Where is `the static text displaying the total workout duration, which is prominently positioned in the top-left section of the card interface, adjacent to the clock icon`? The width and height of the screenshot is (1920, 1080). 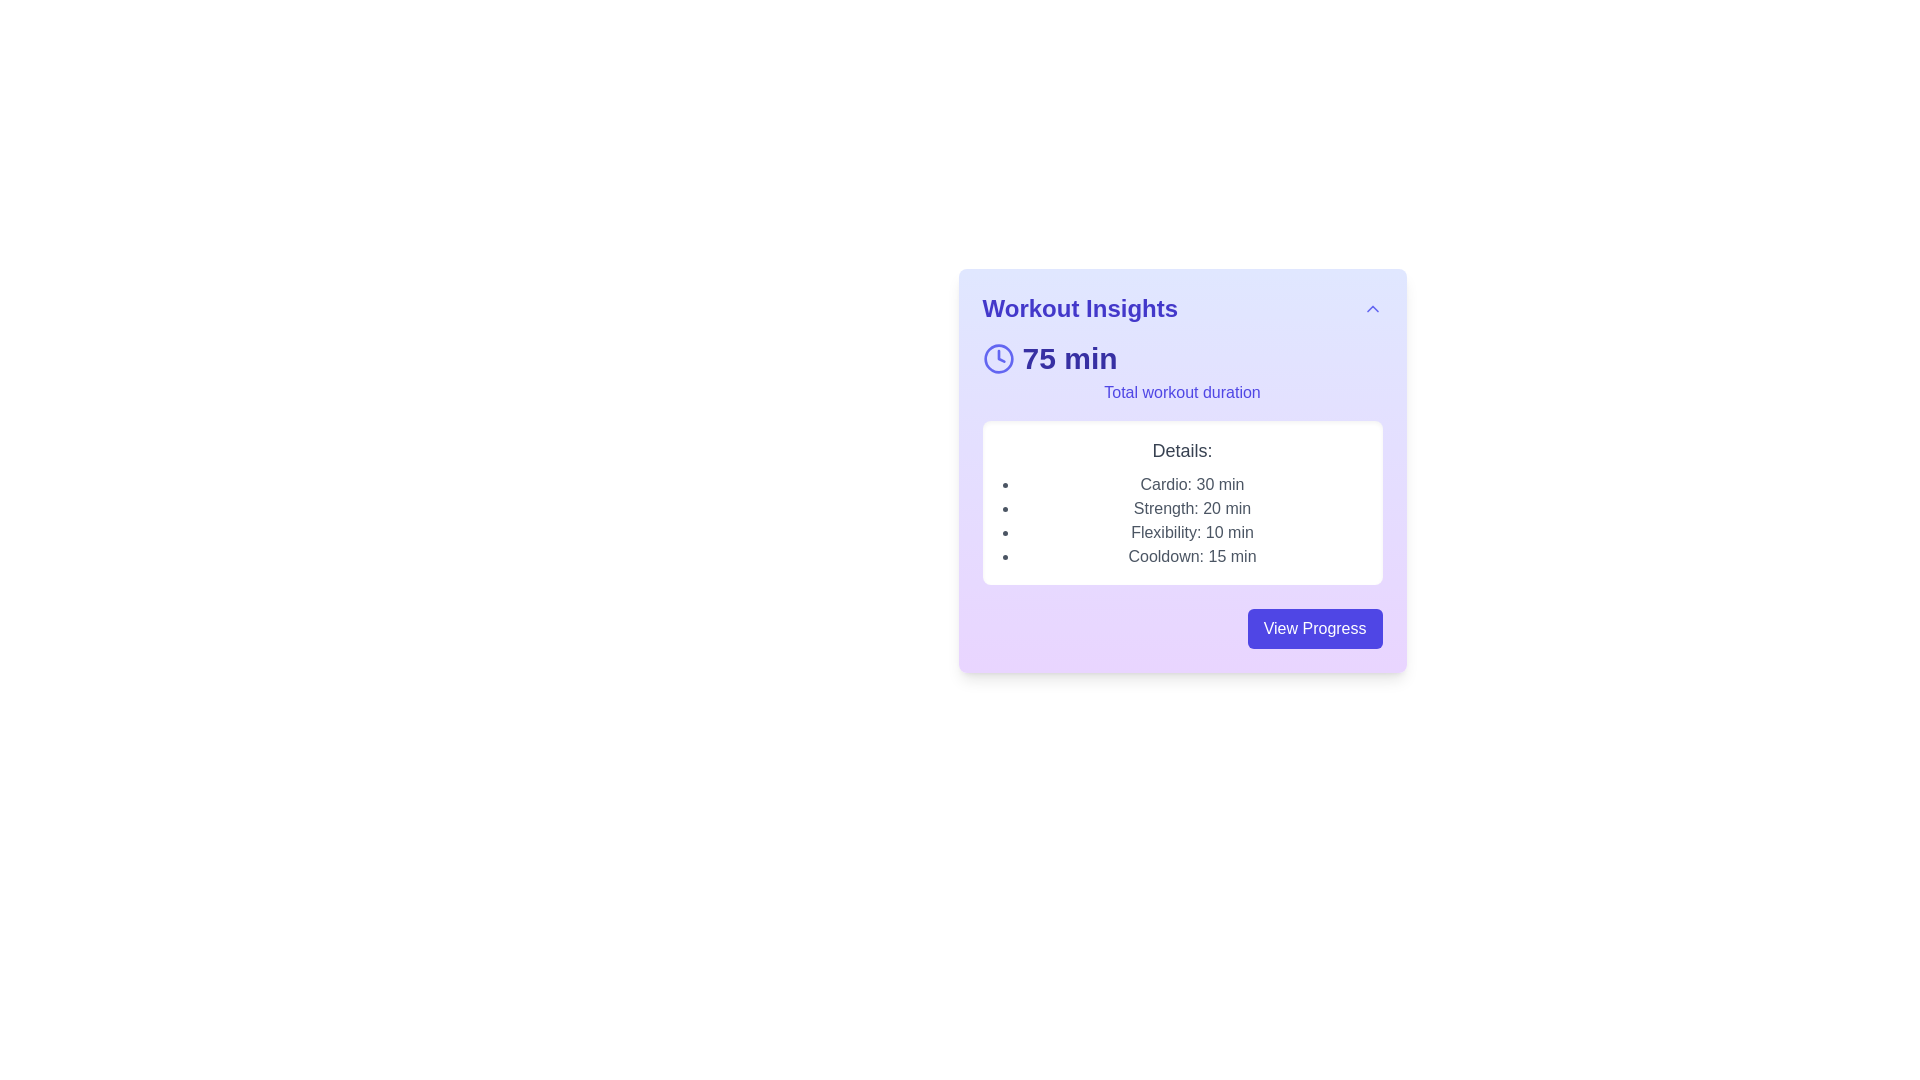 the static text displaying the total workout duration, which is prominently positioned in the top-left section of the card interface, adjacent to the clock icon is located at coordinates (1069, 357).